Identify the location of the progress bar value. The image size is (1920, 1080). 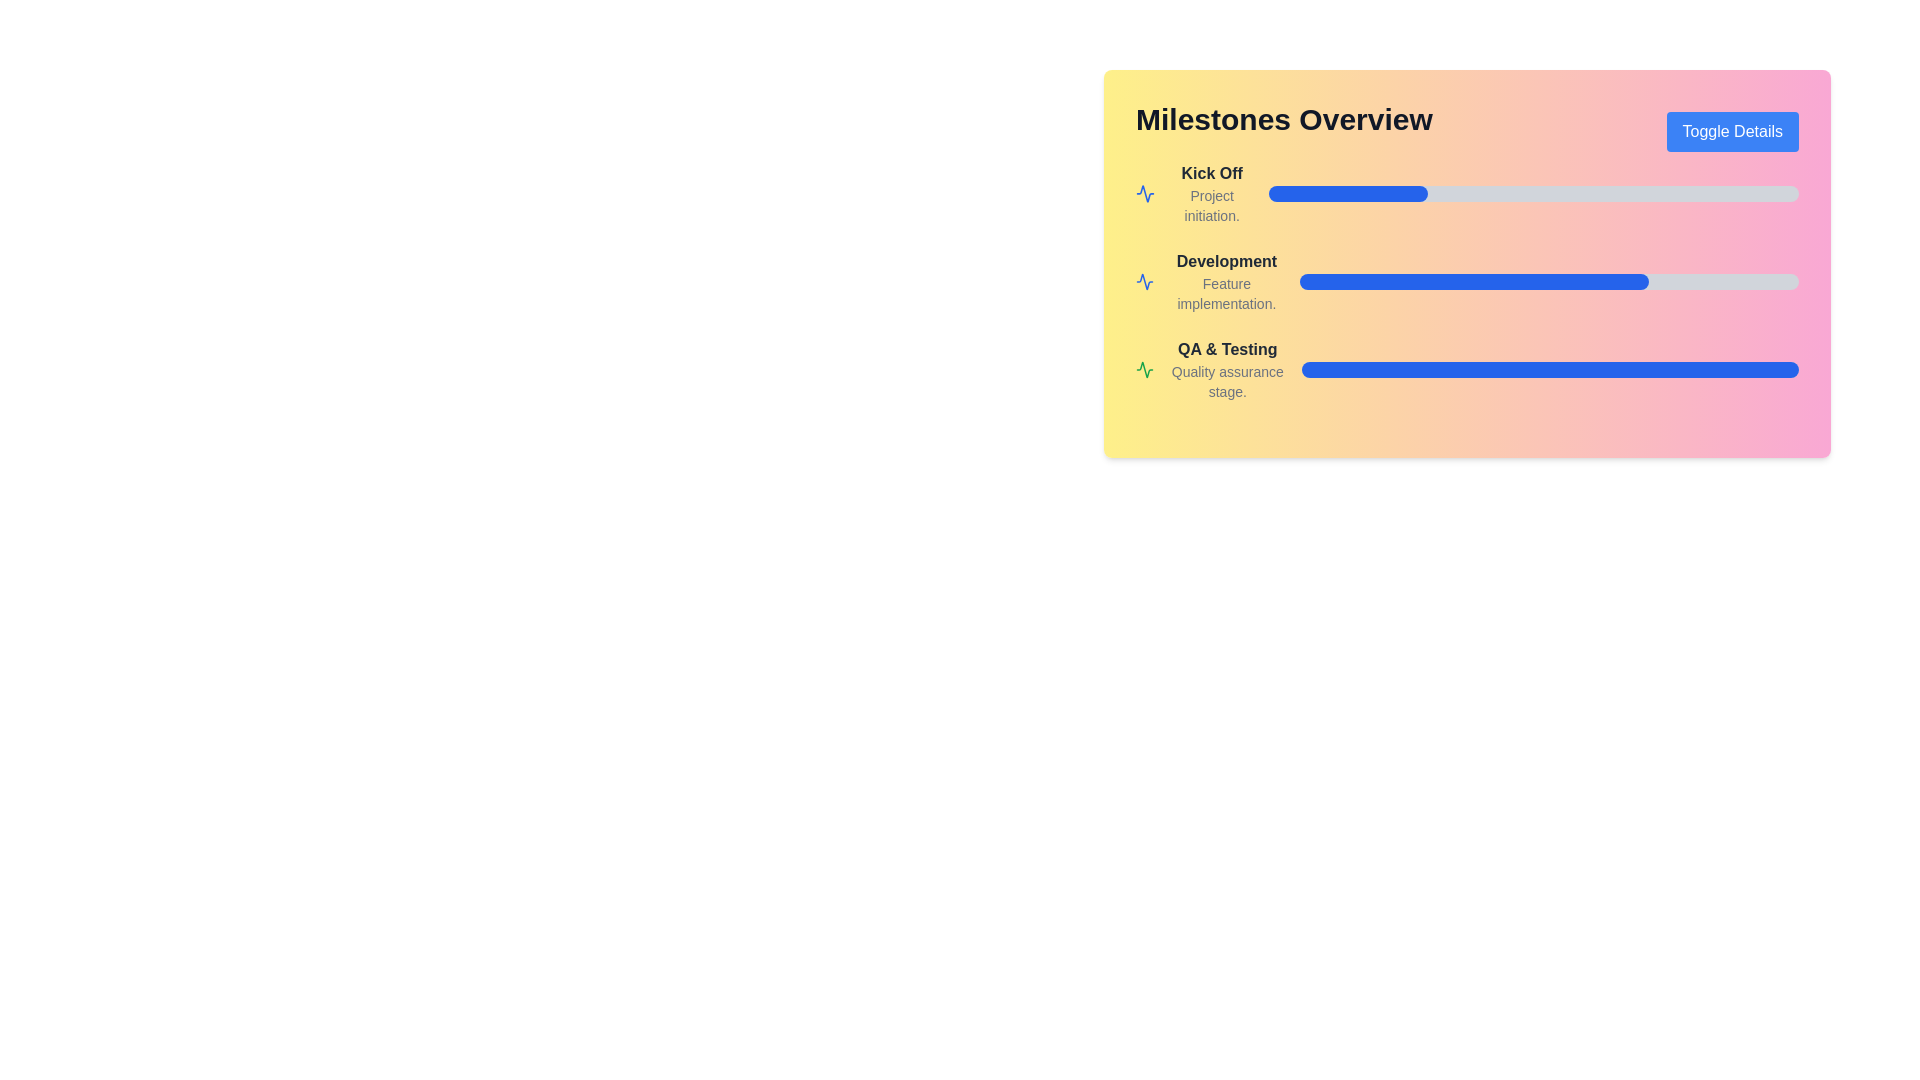
(1351, 370).